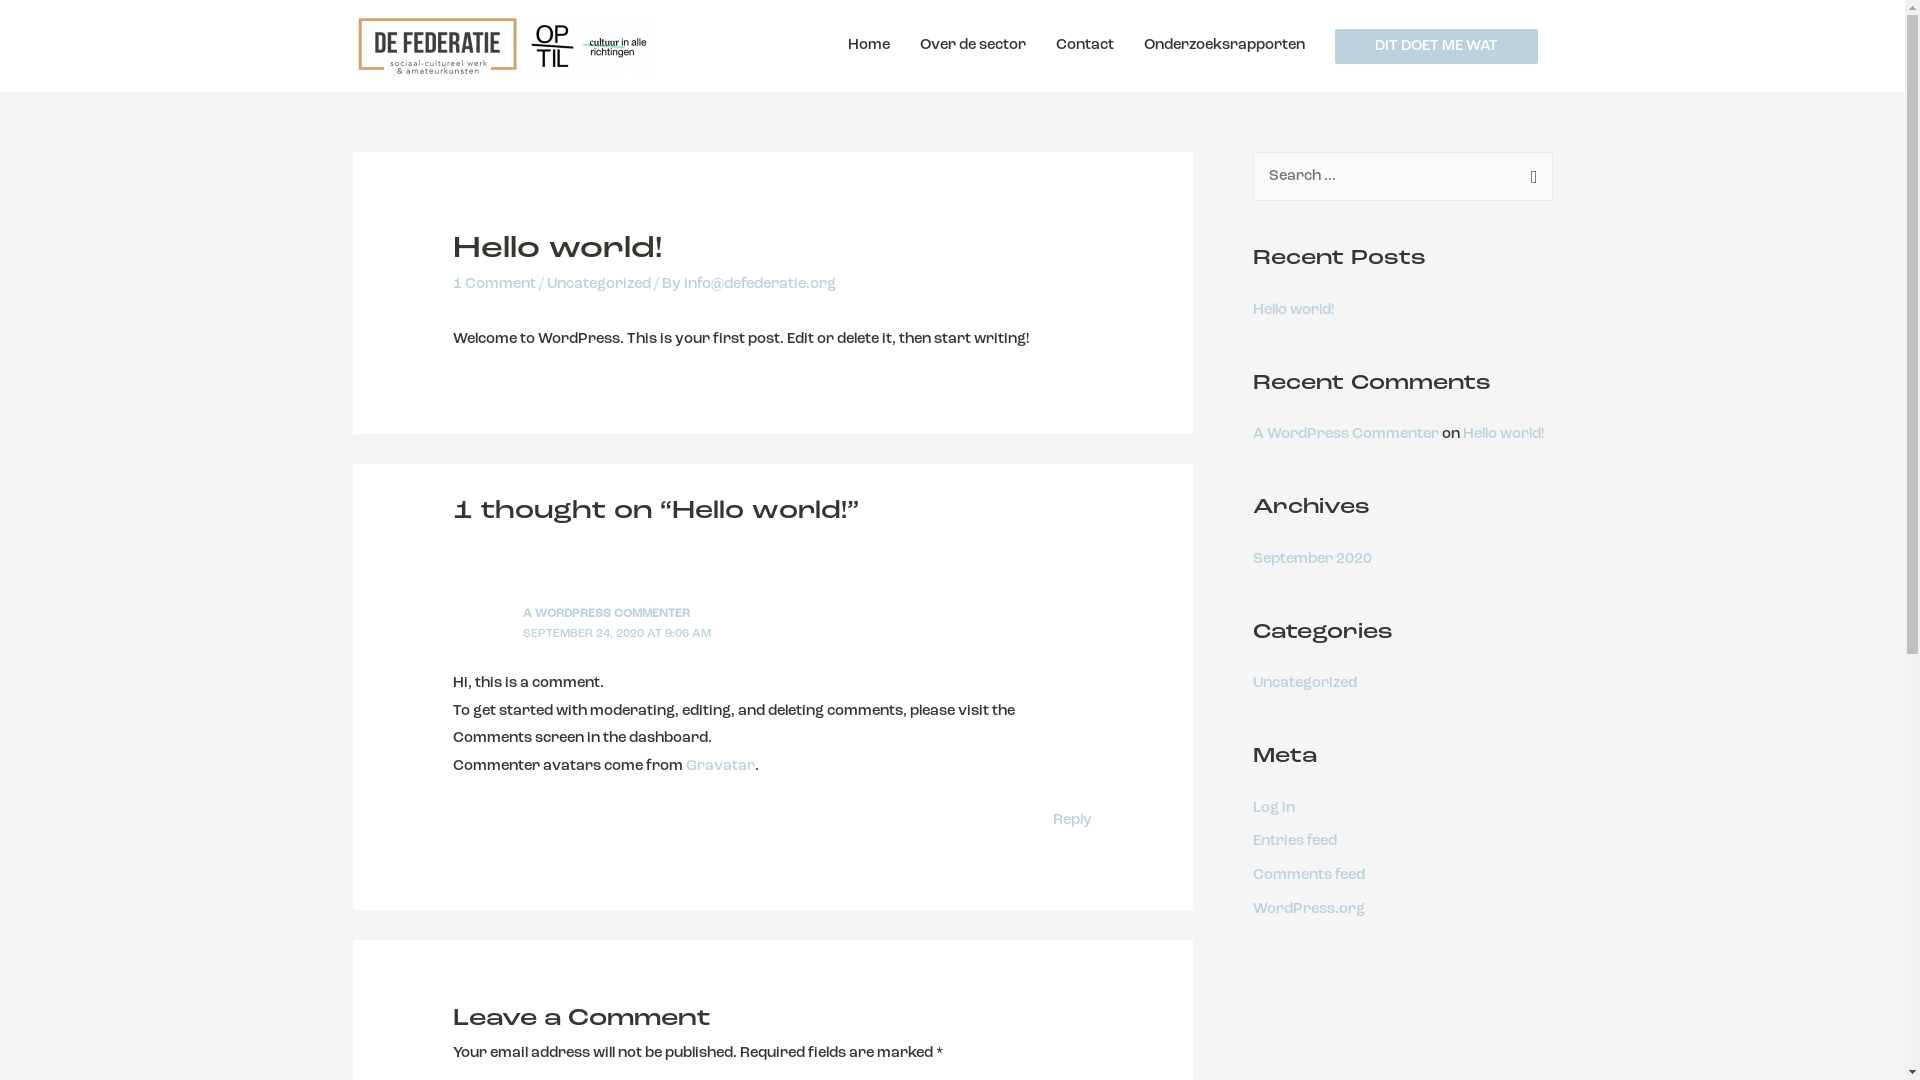 The width and height of the screenshot is (1920, 1080). Describe the element at coordinates (1251, 309) in the screenshot. I see `'Hello world!'` at that location.